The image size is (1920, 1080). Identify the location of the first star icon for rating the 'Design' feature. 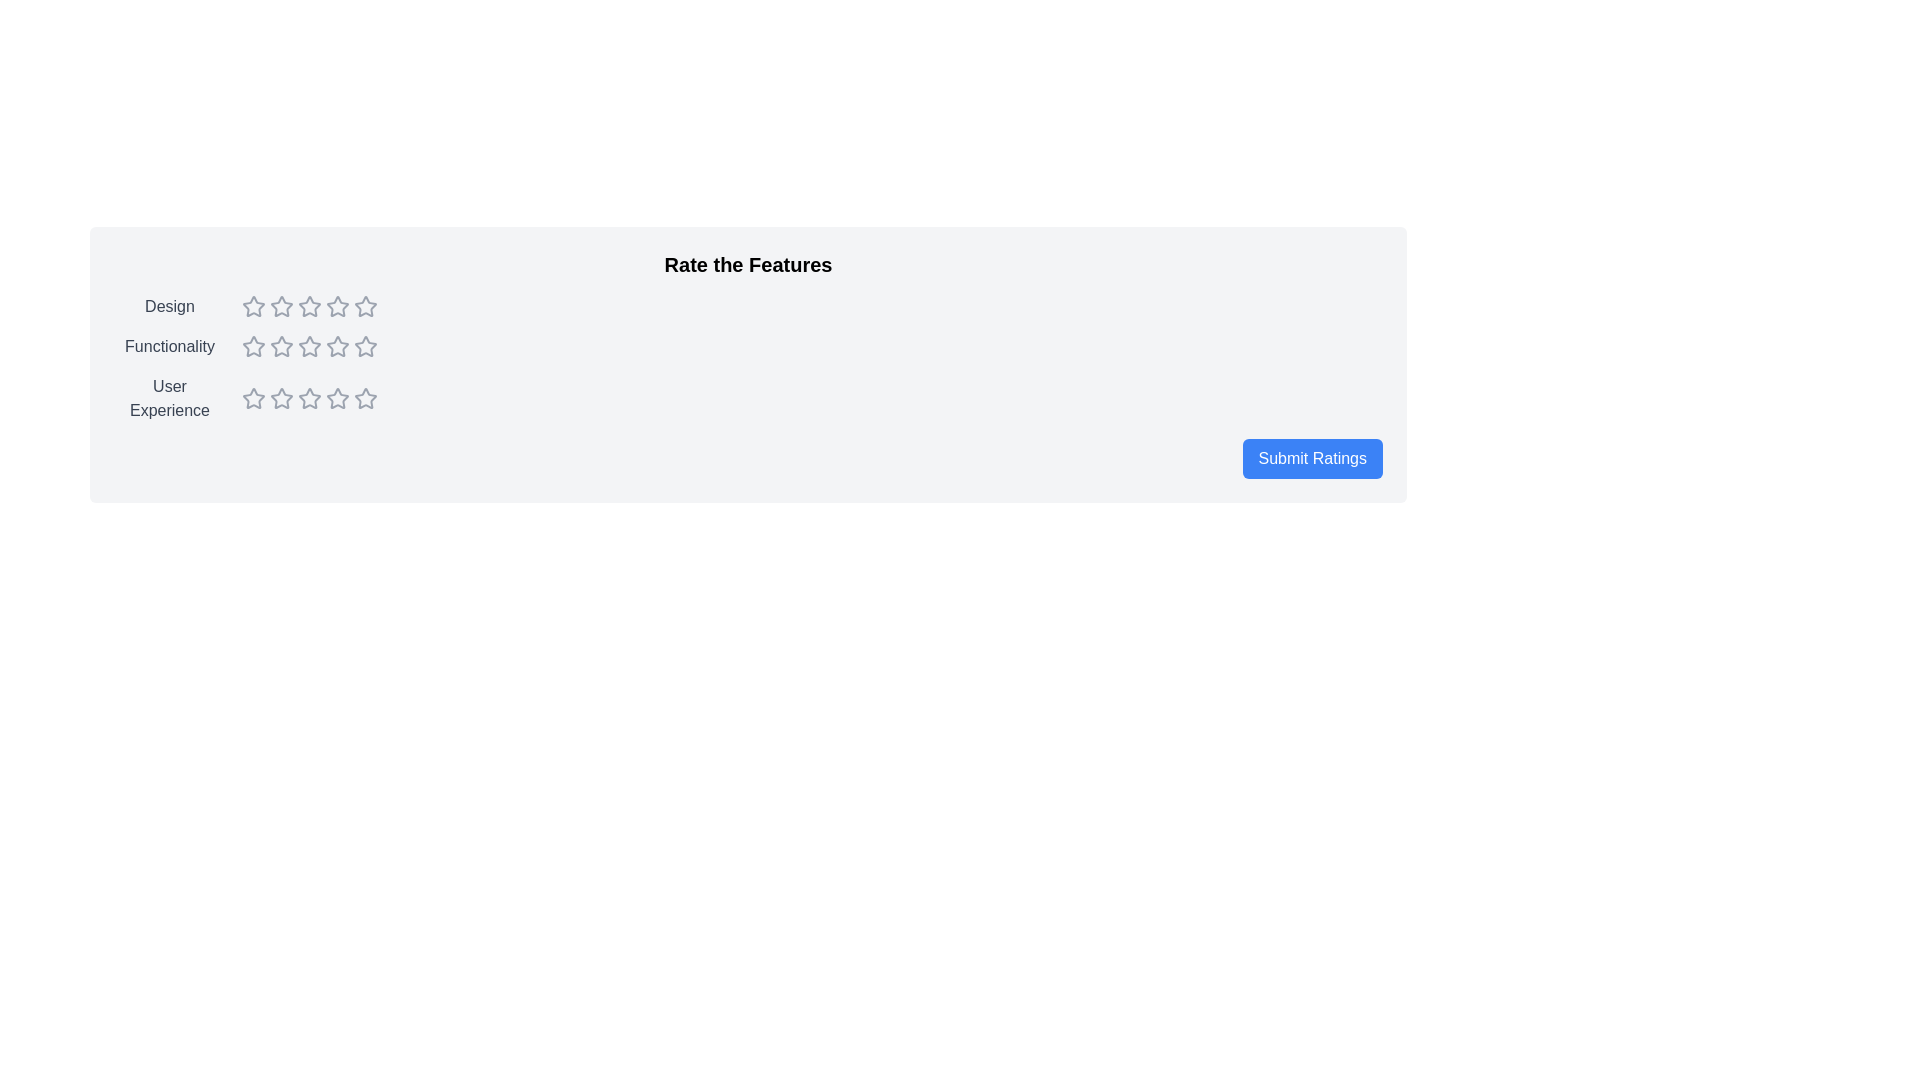
(253, 306).